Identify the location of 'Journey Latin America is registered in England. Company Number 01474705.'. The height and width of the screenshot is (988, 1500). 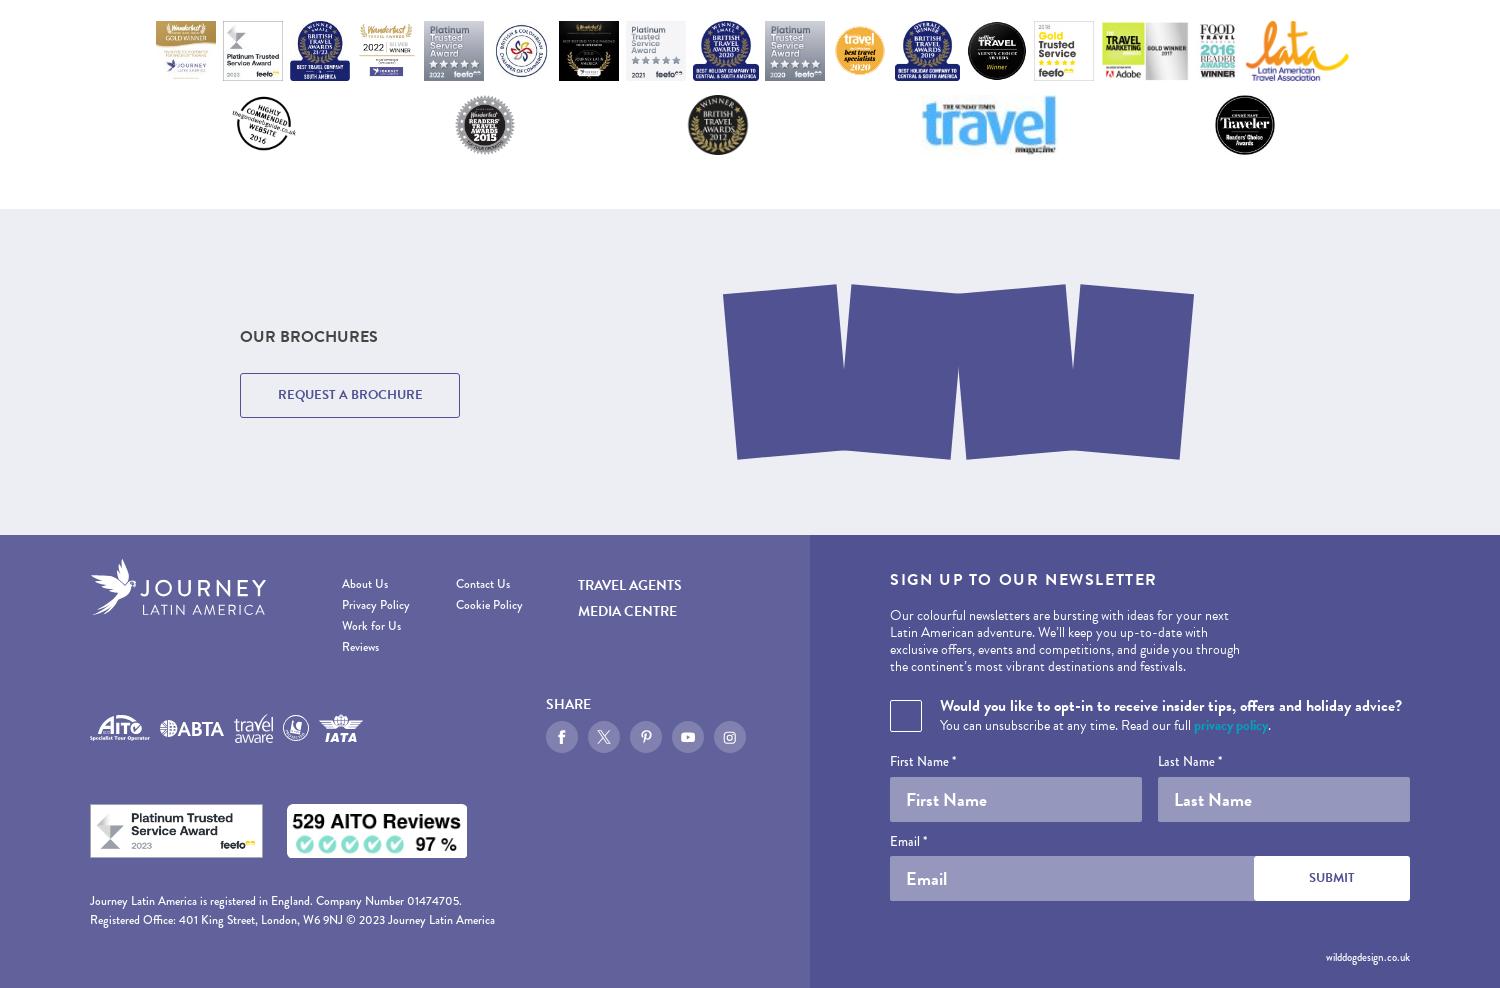
(89, 898).